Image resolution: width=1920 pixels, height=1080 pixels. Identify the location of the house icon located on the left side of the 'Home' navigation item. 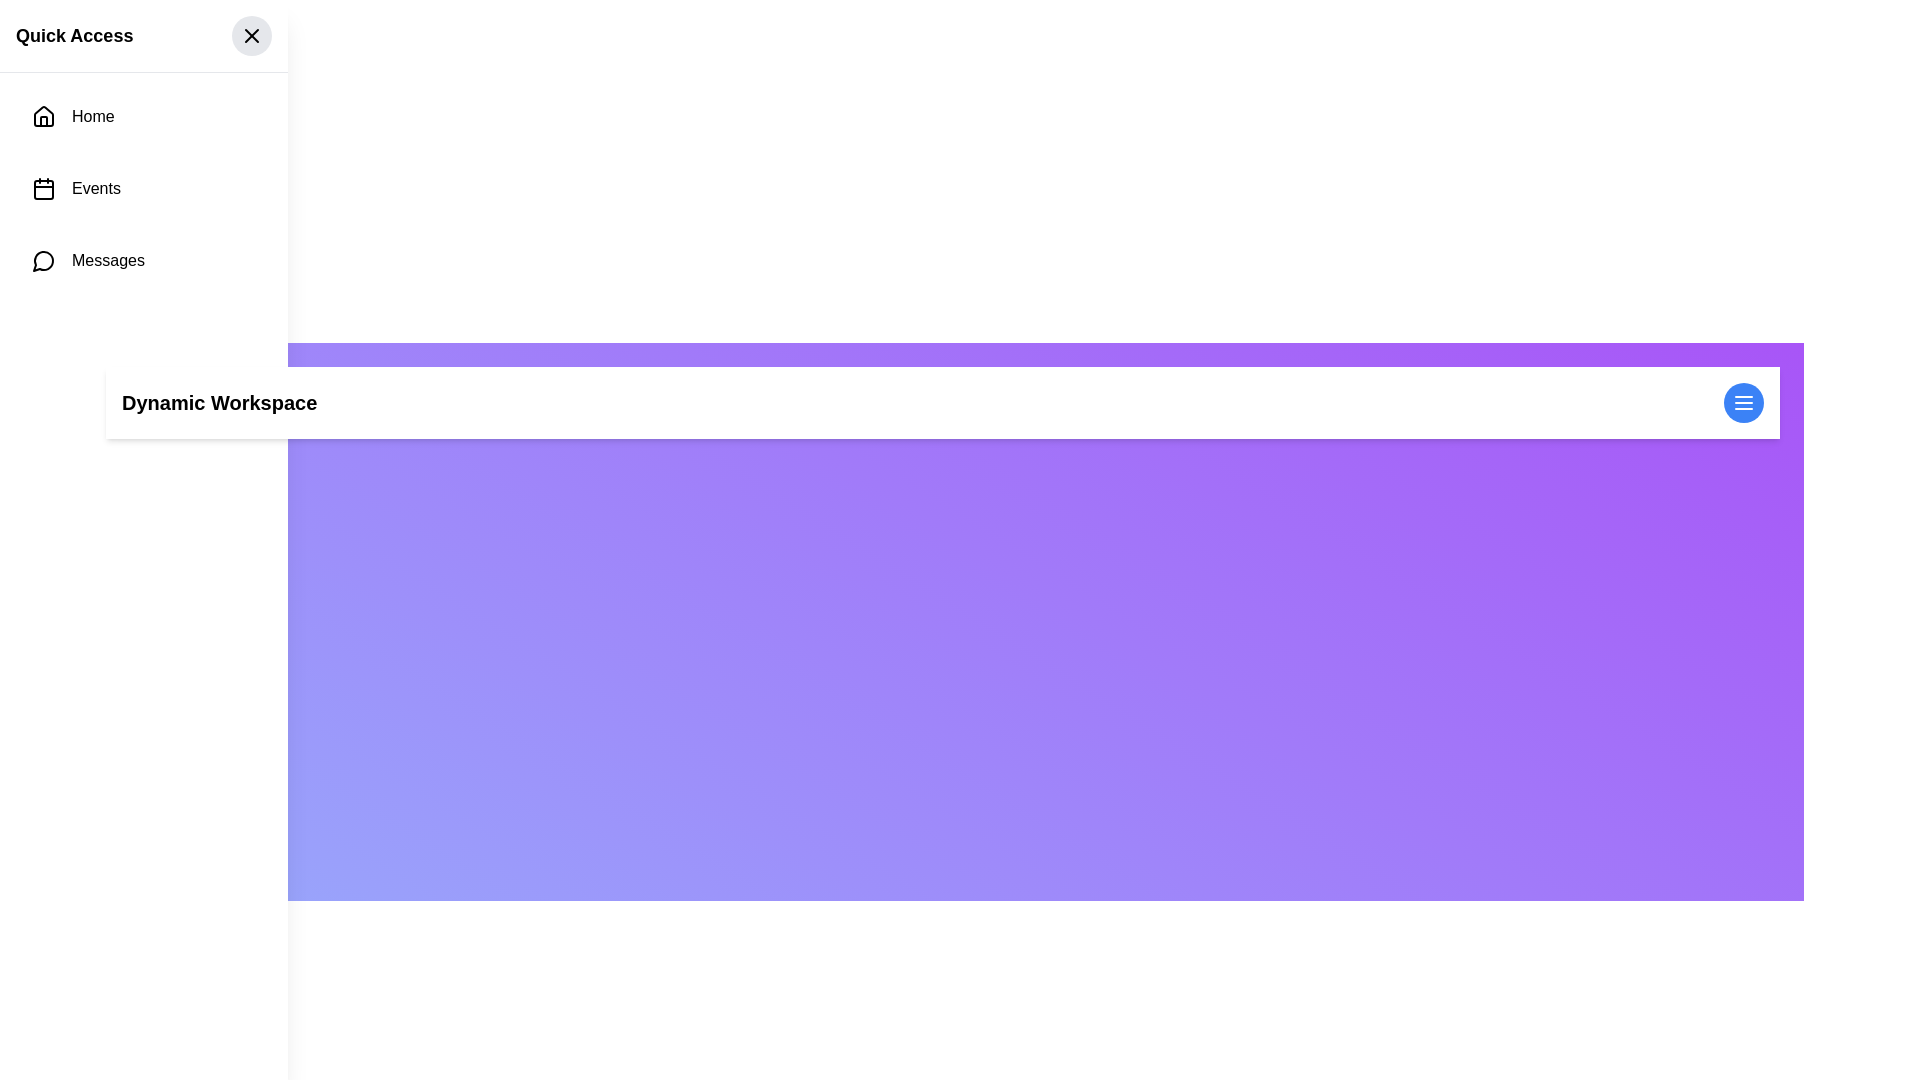
(43, 116).